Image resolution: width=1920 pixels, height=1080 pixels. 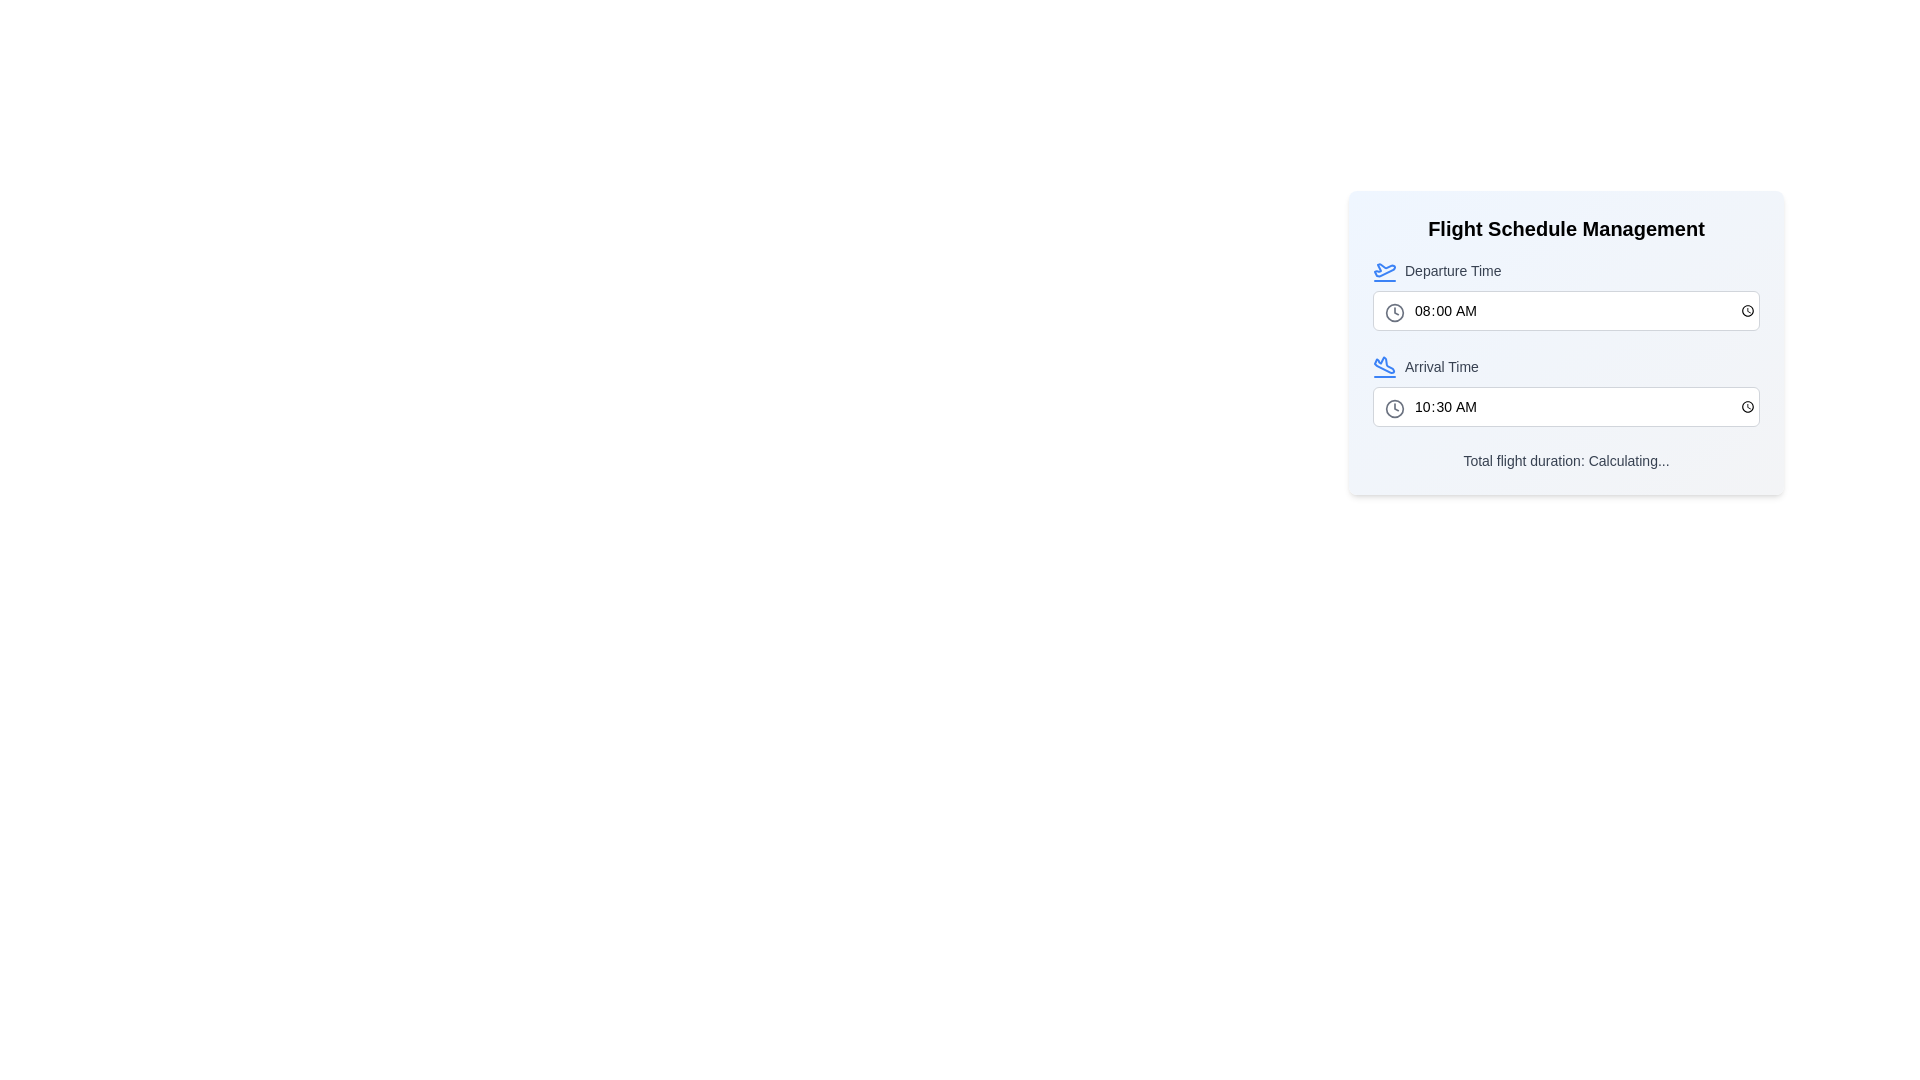 I want to click on the Text label that displays the total flight duration information, located in the bottom part of the flight schedule card, below the 'Arrival Time' section and centrally aligned, so click(x=1565, y=461).